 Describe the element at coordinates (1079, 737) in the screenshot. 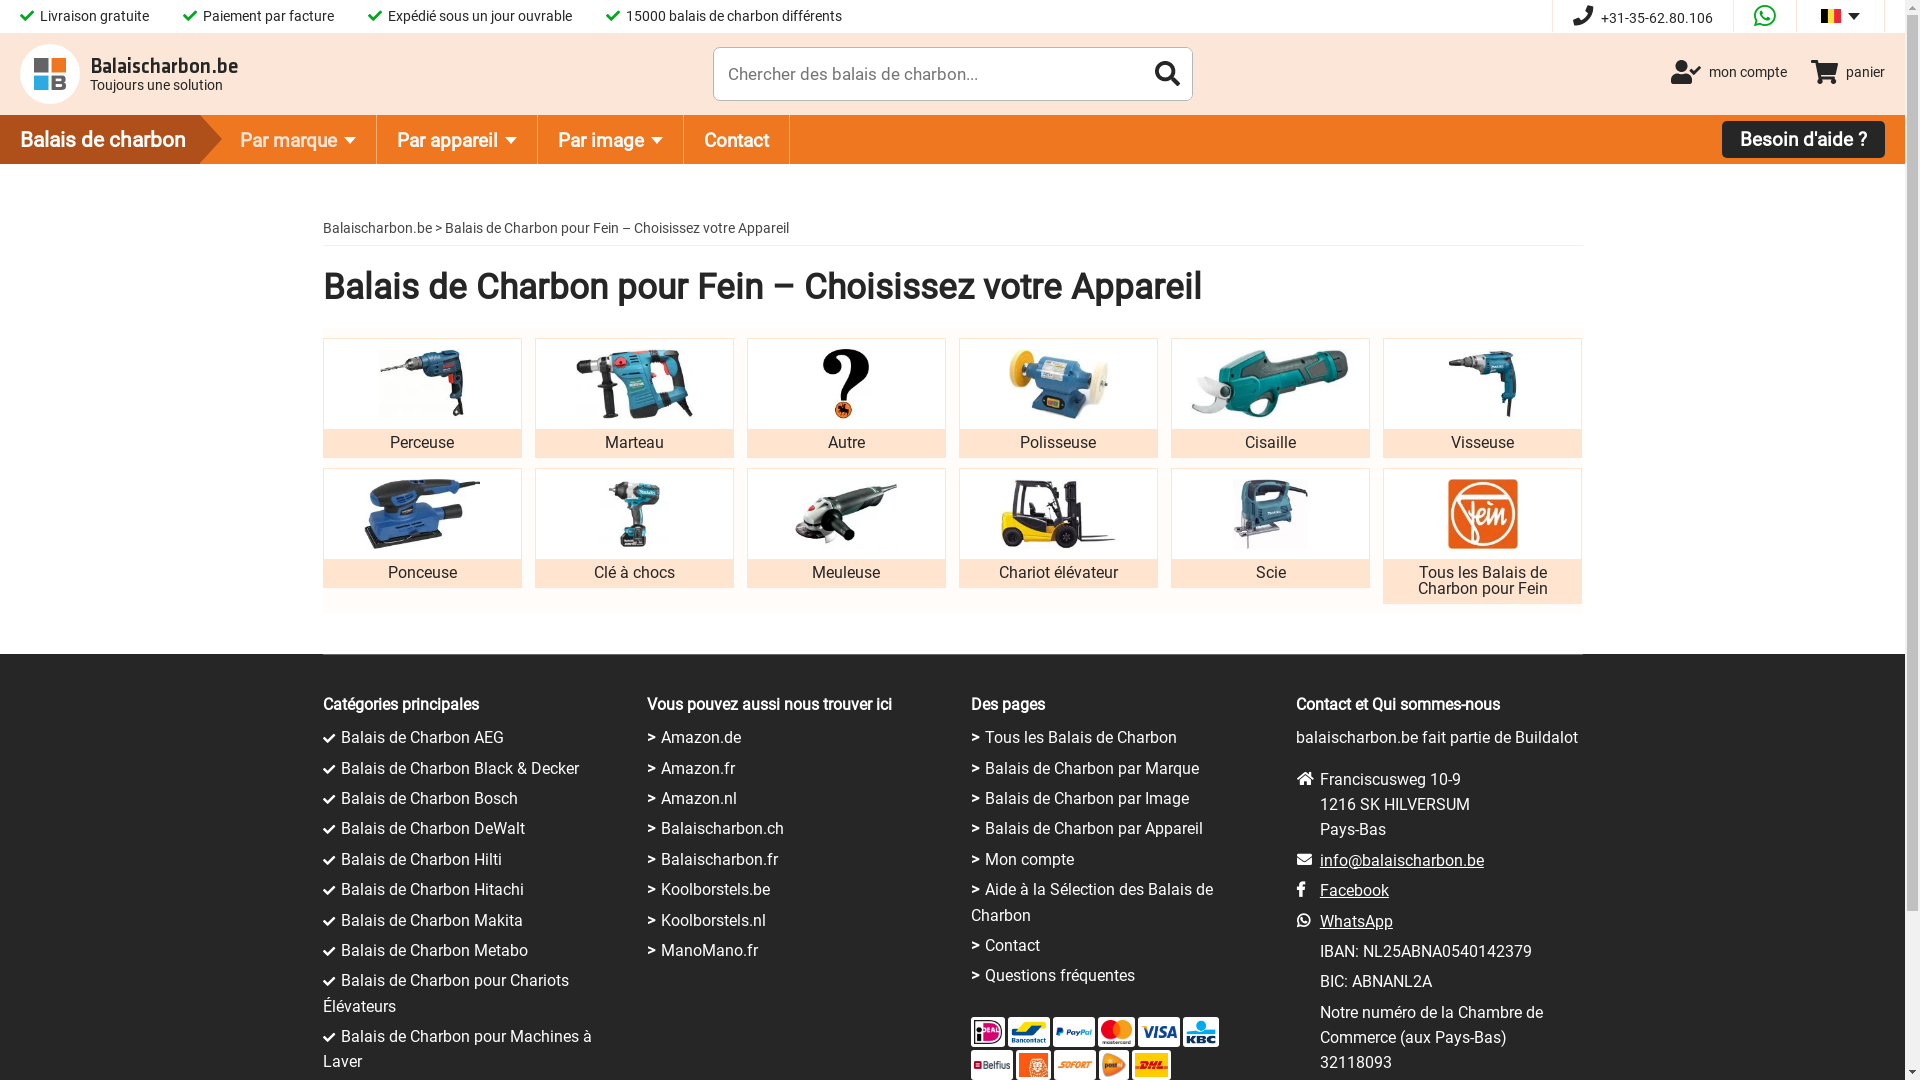

I see `'Tous les Balais de Charbon'` at that location.